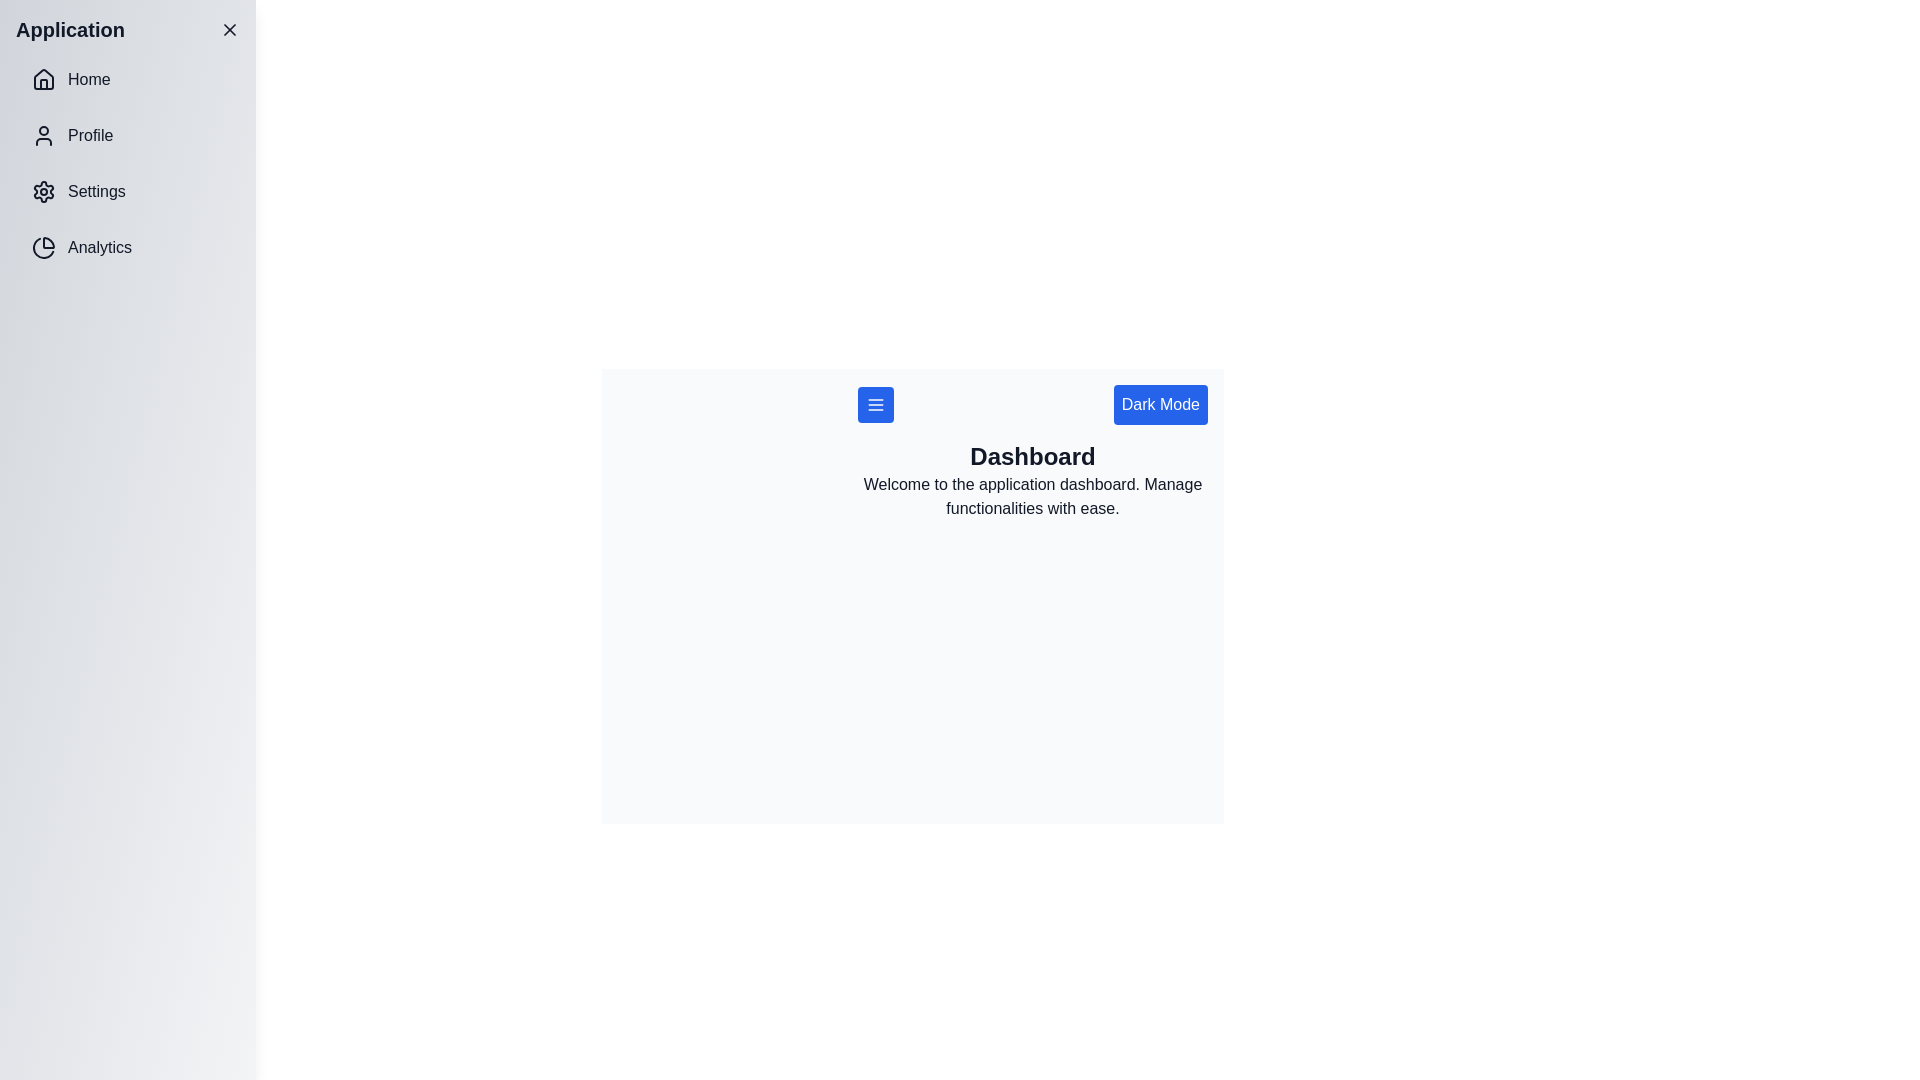 The height and width of the screenshot is (1080, 1920). What do you see at coordinates (1032, 481) in the screenshot?
I see `the text block that introduces users to the dashboard functionality, located at the top-center of the main content area, below the navigation bar with the 'Dark Mode' toggle` at bounding box center [1032, 481].